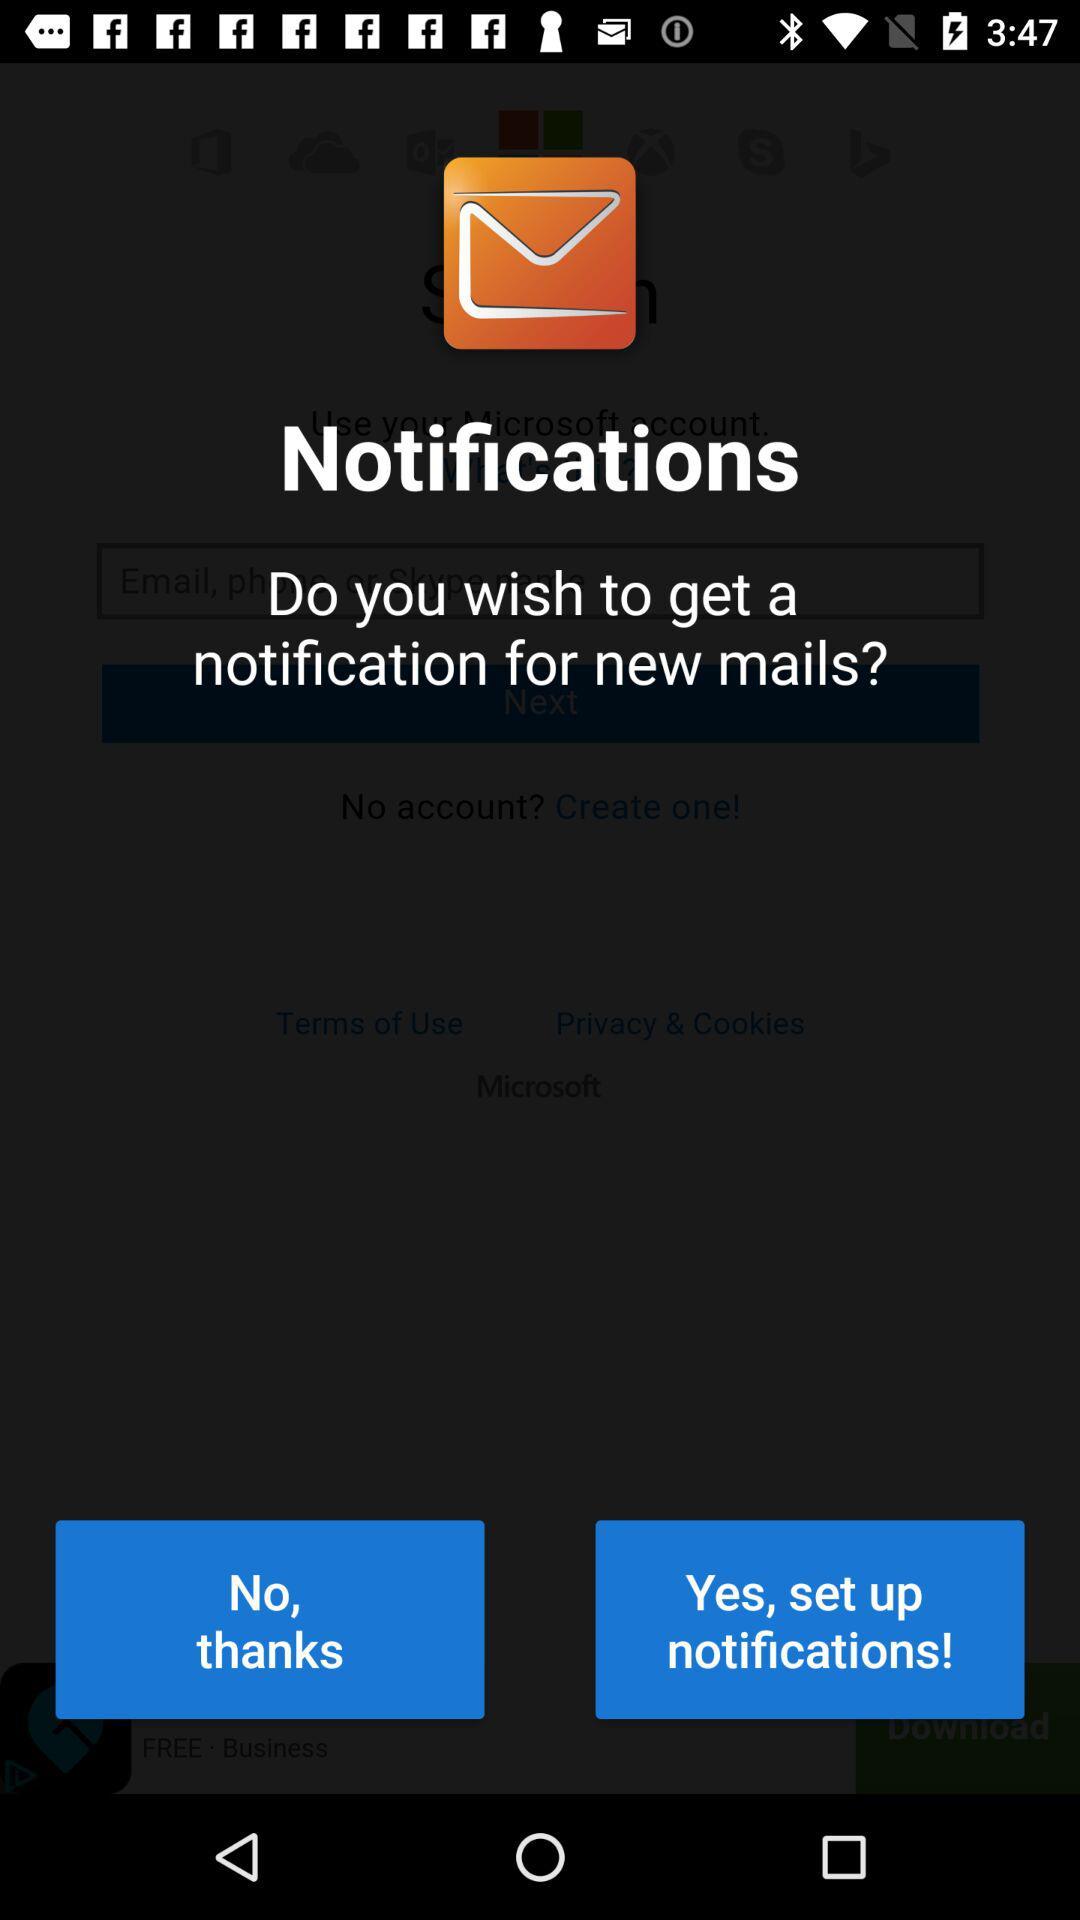  I want to click on app below do you wish icon, so click(270, 1619).